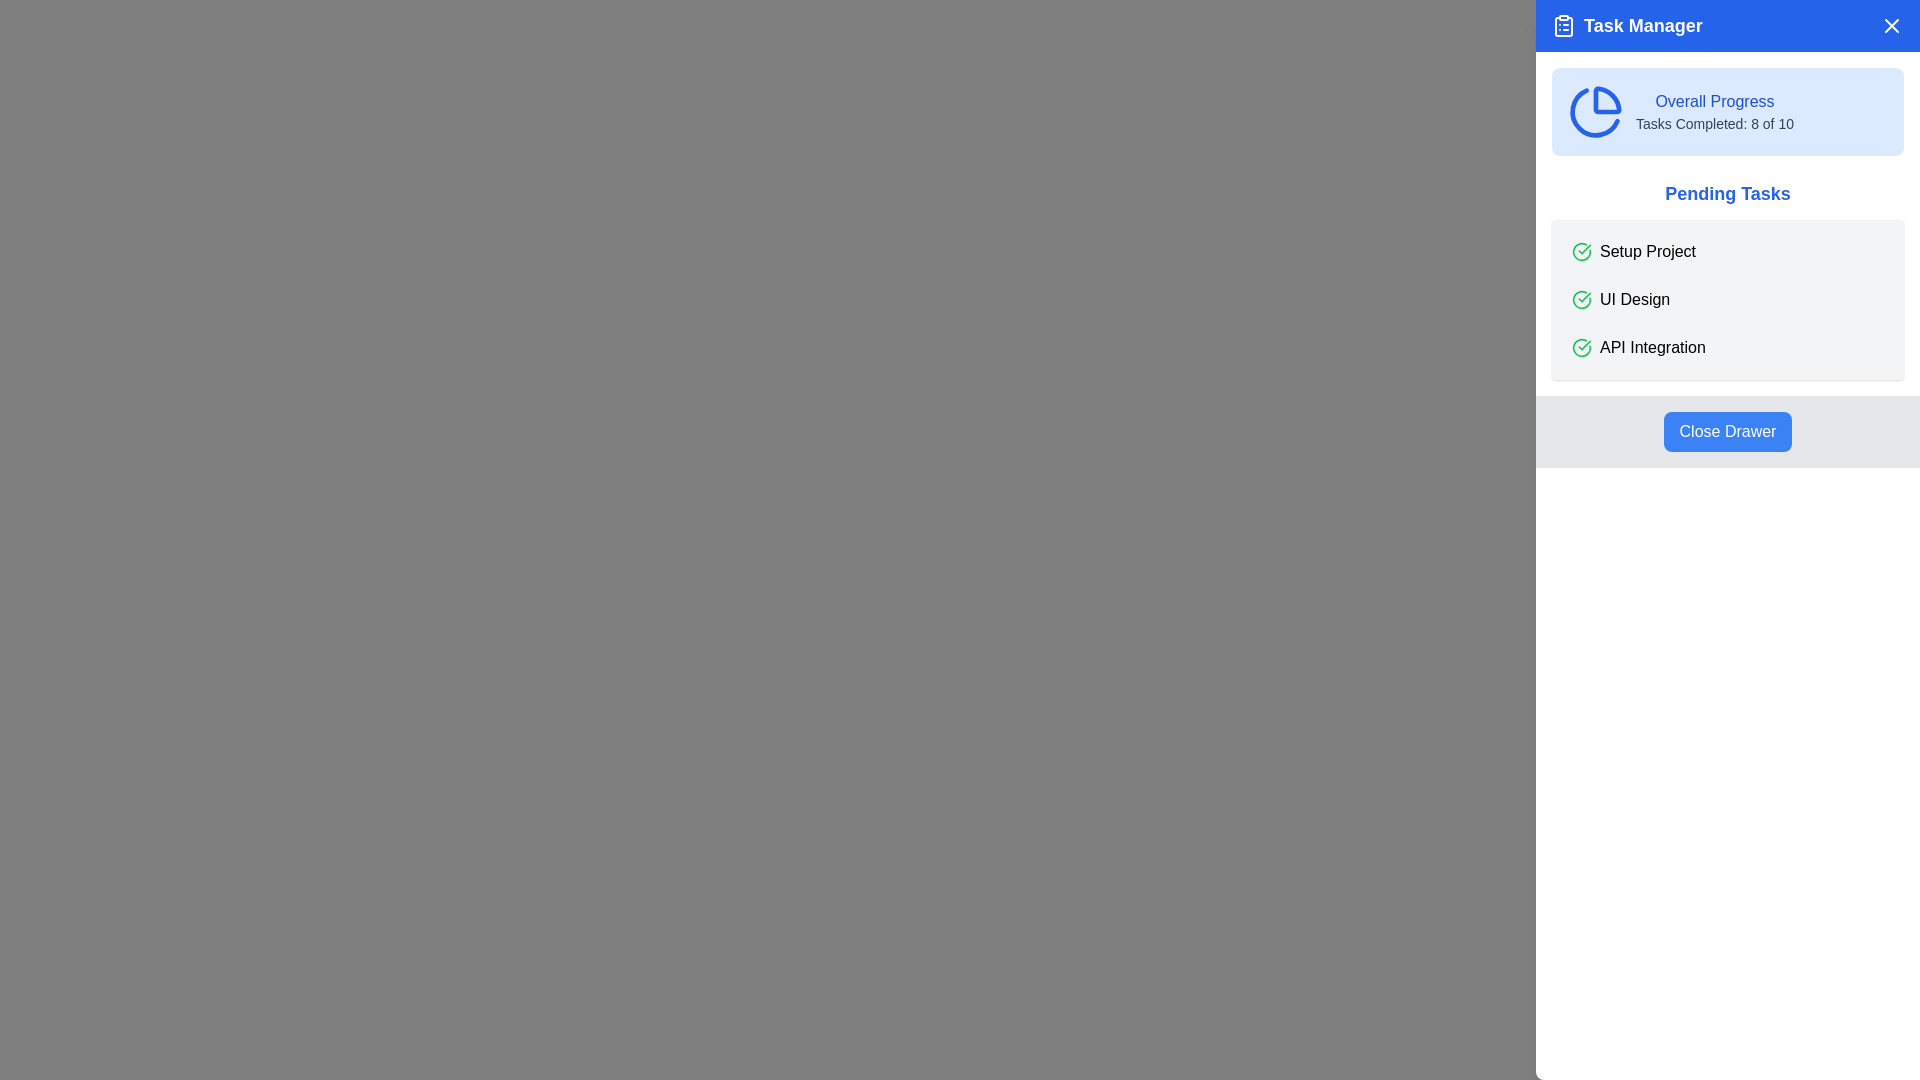  Describe the element at coordinates (1647, 250) in the screenshot. I see `the 'Setup Project' text label in the 'Pending Tasks' section of the sidebar to interact with associated task options` at that location.